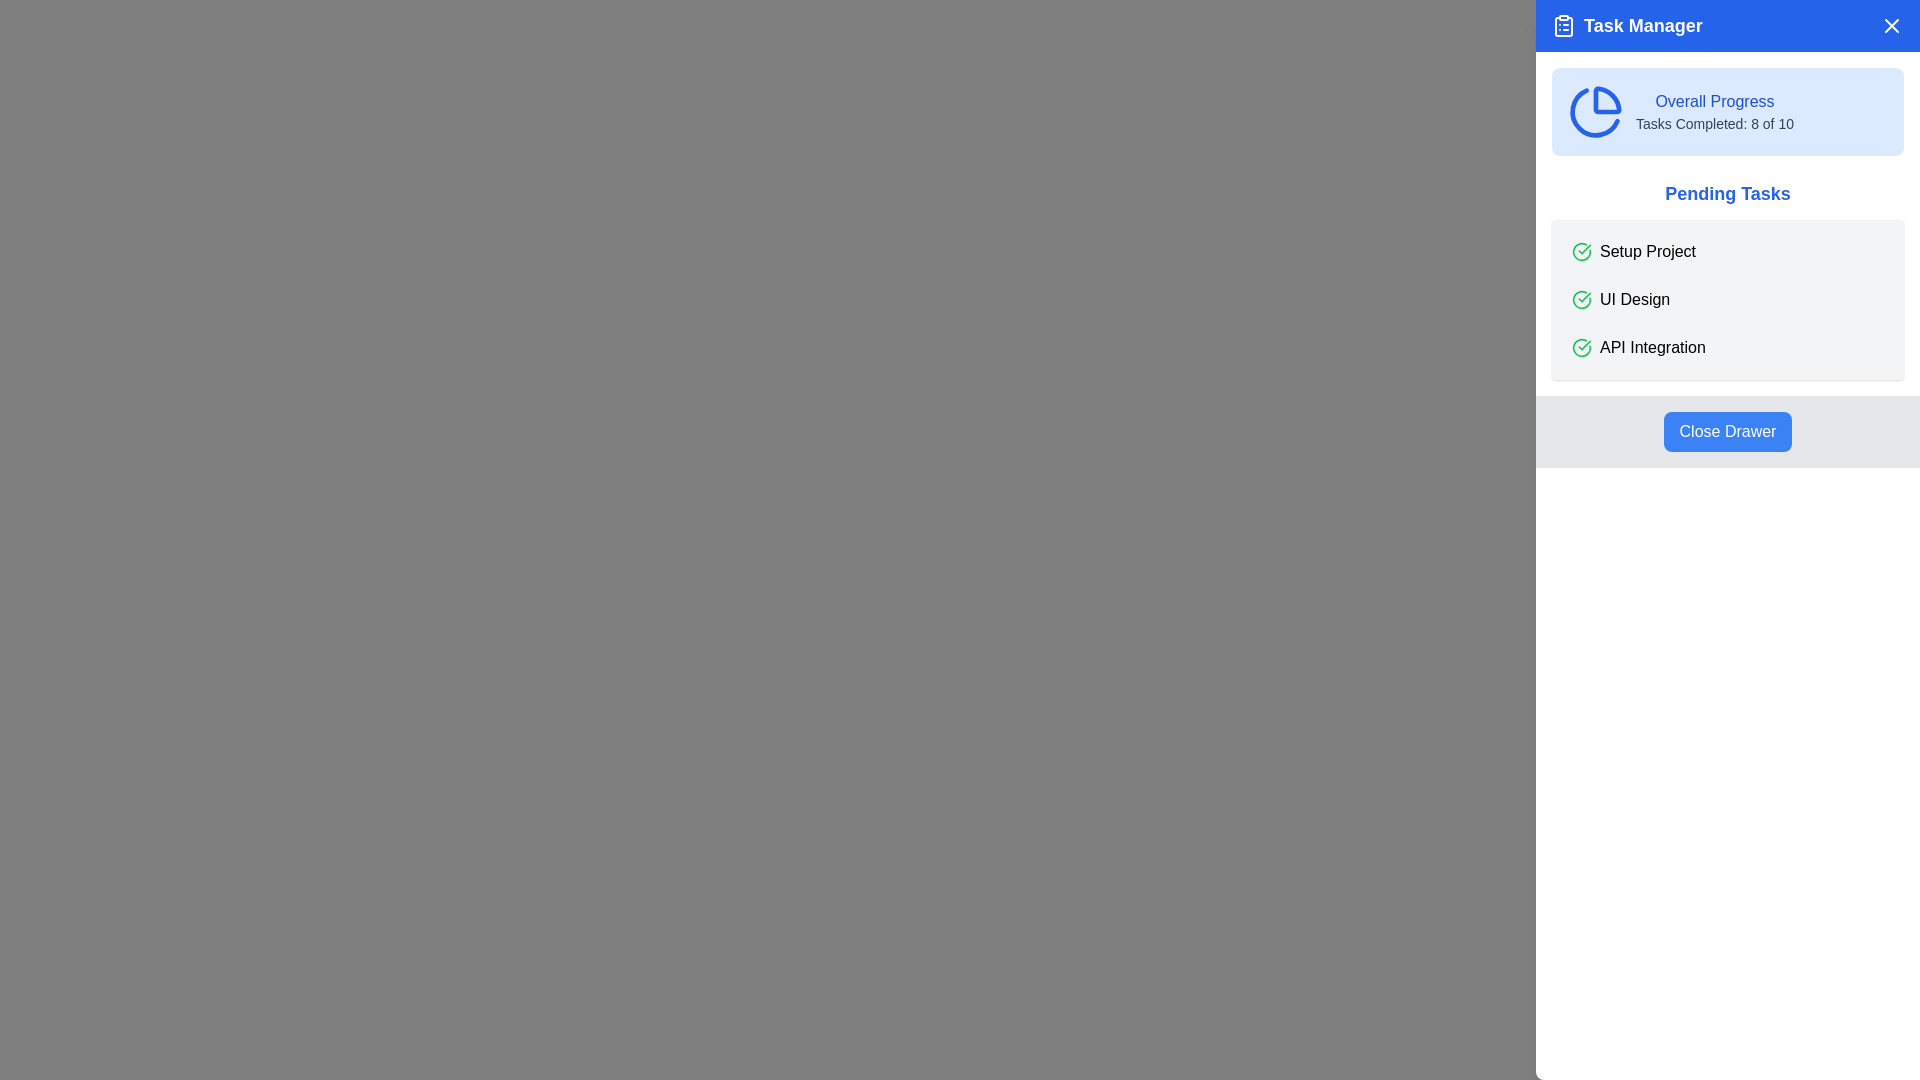  Describe the element at coordinates (1647, 250) in the screenshot. I see `the 'Setup Project' text label in the 'Pending Tasks' section of the sidebar to interact with associated task options` at that location.